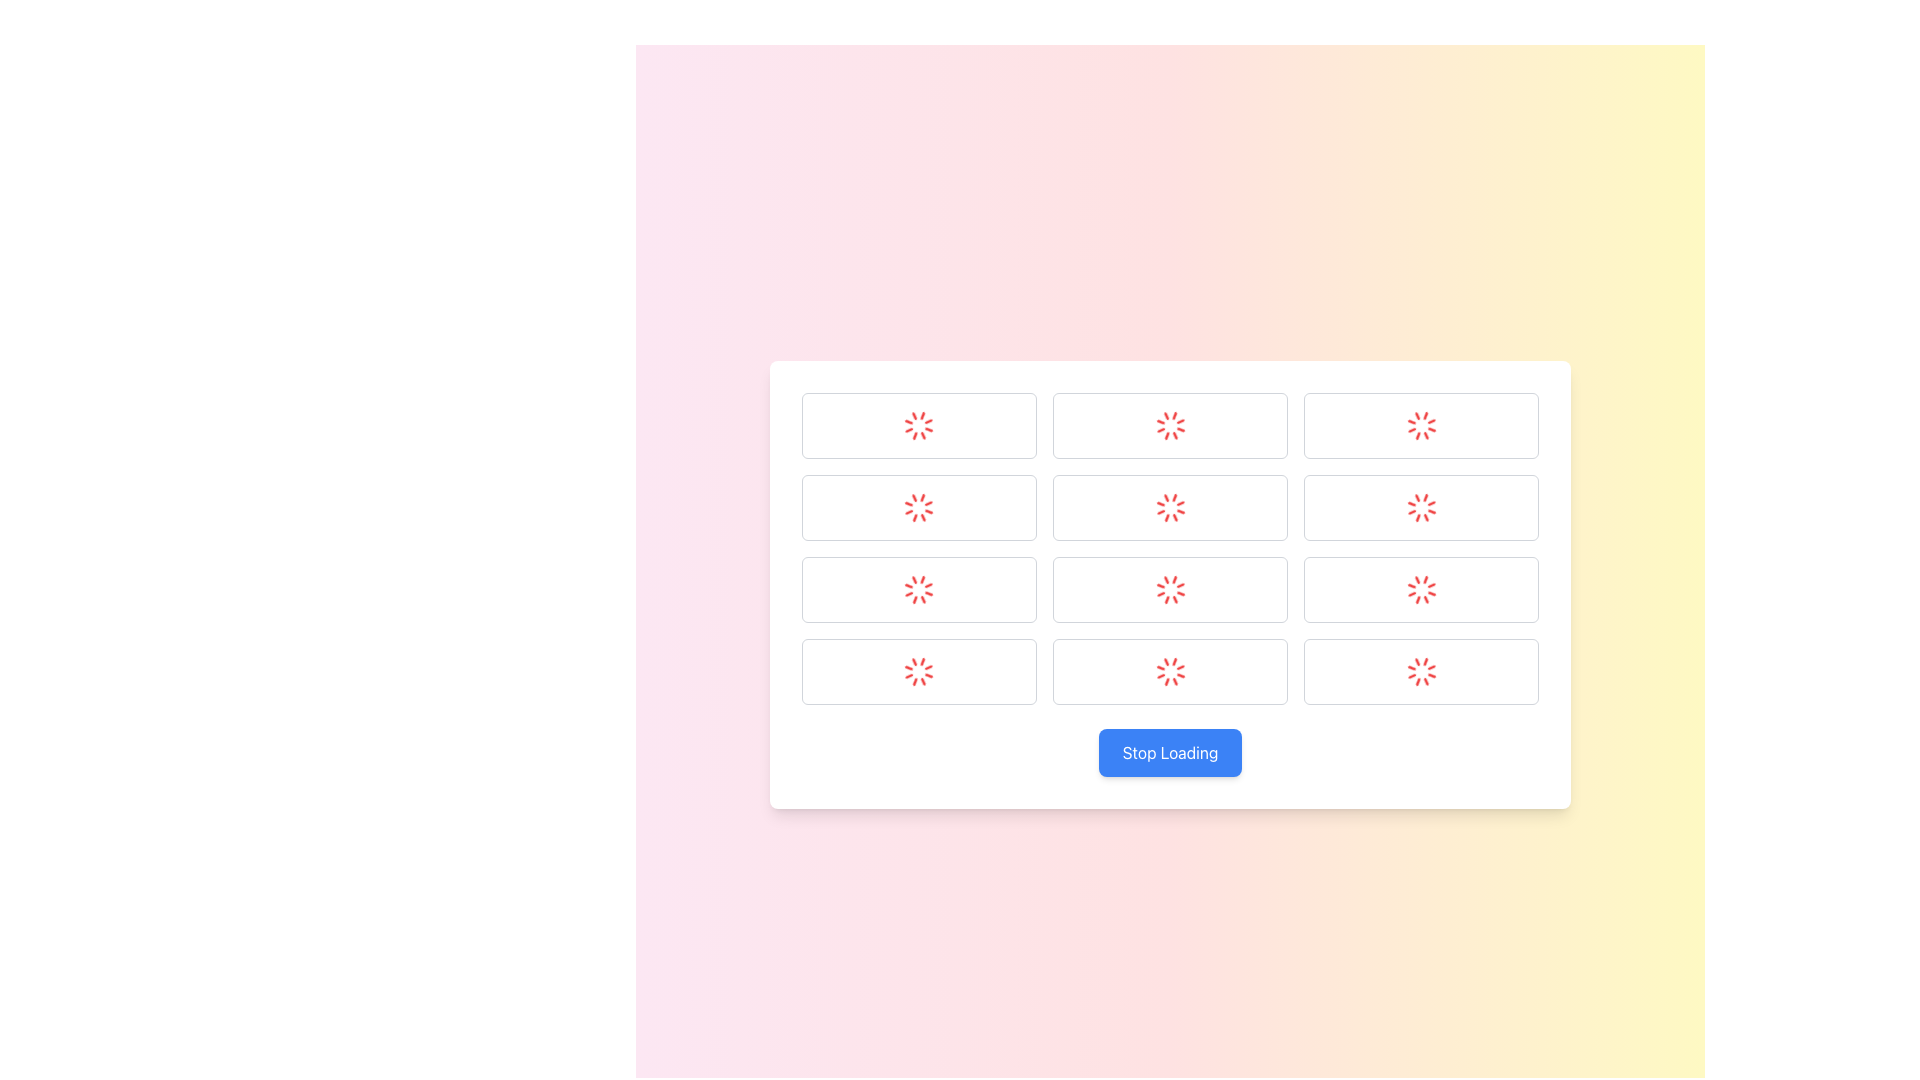  I want to click on the animated loading icon located in the fourth row and first column of the grid layout to observe its animation, so click(918, 671).